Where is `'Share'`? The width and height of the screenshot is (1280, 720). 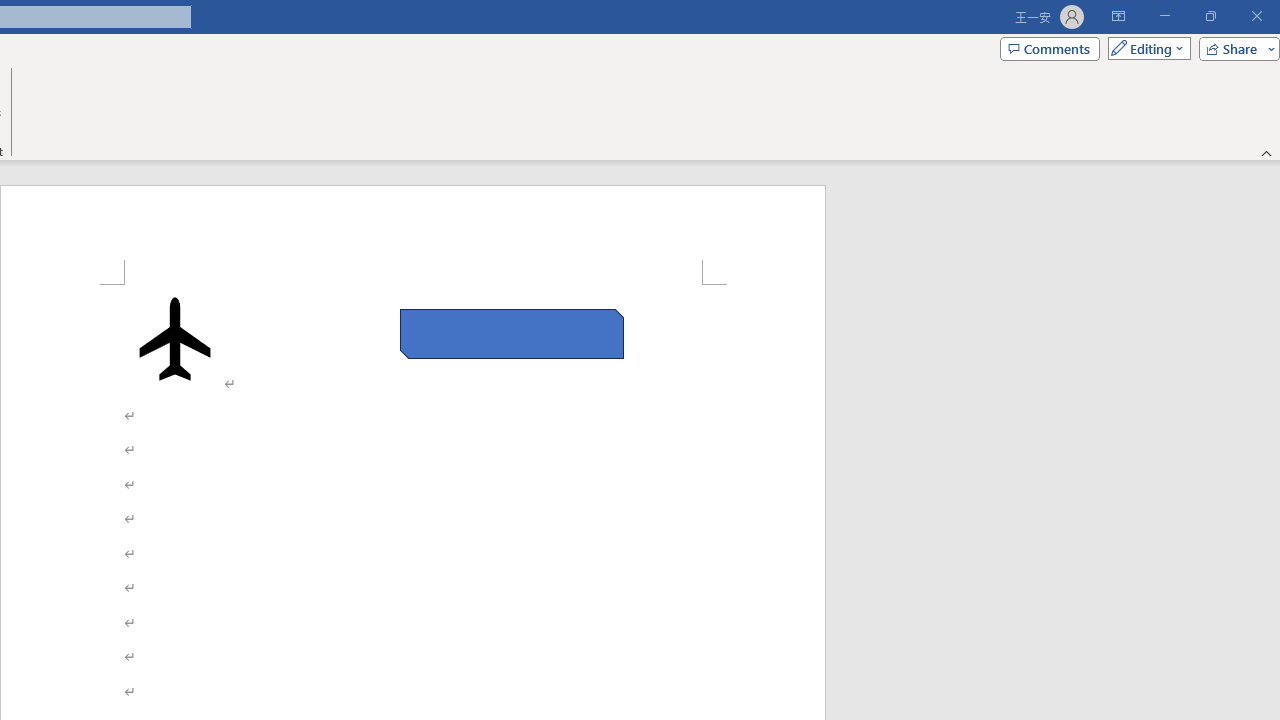 'Share' is located at coordinates (1234, 47).